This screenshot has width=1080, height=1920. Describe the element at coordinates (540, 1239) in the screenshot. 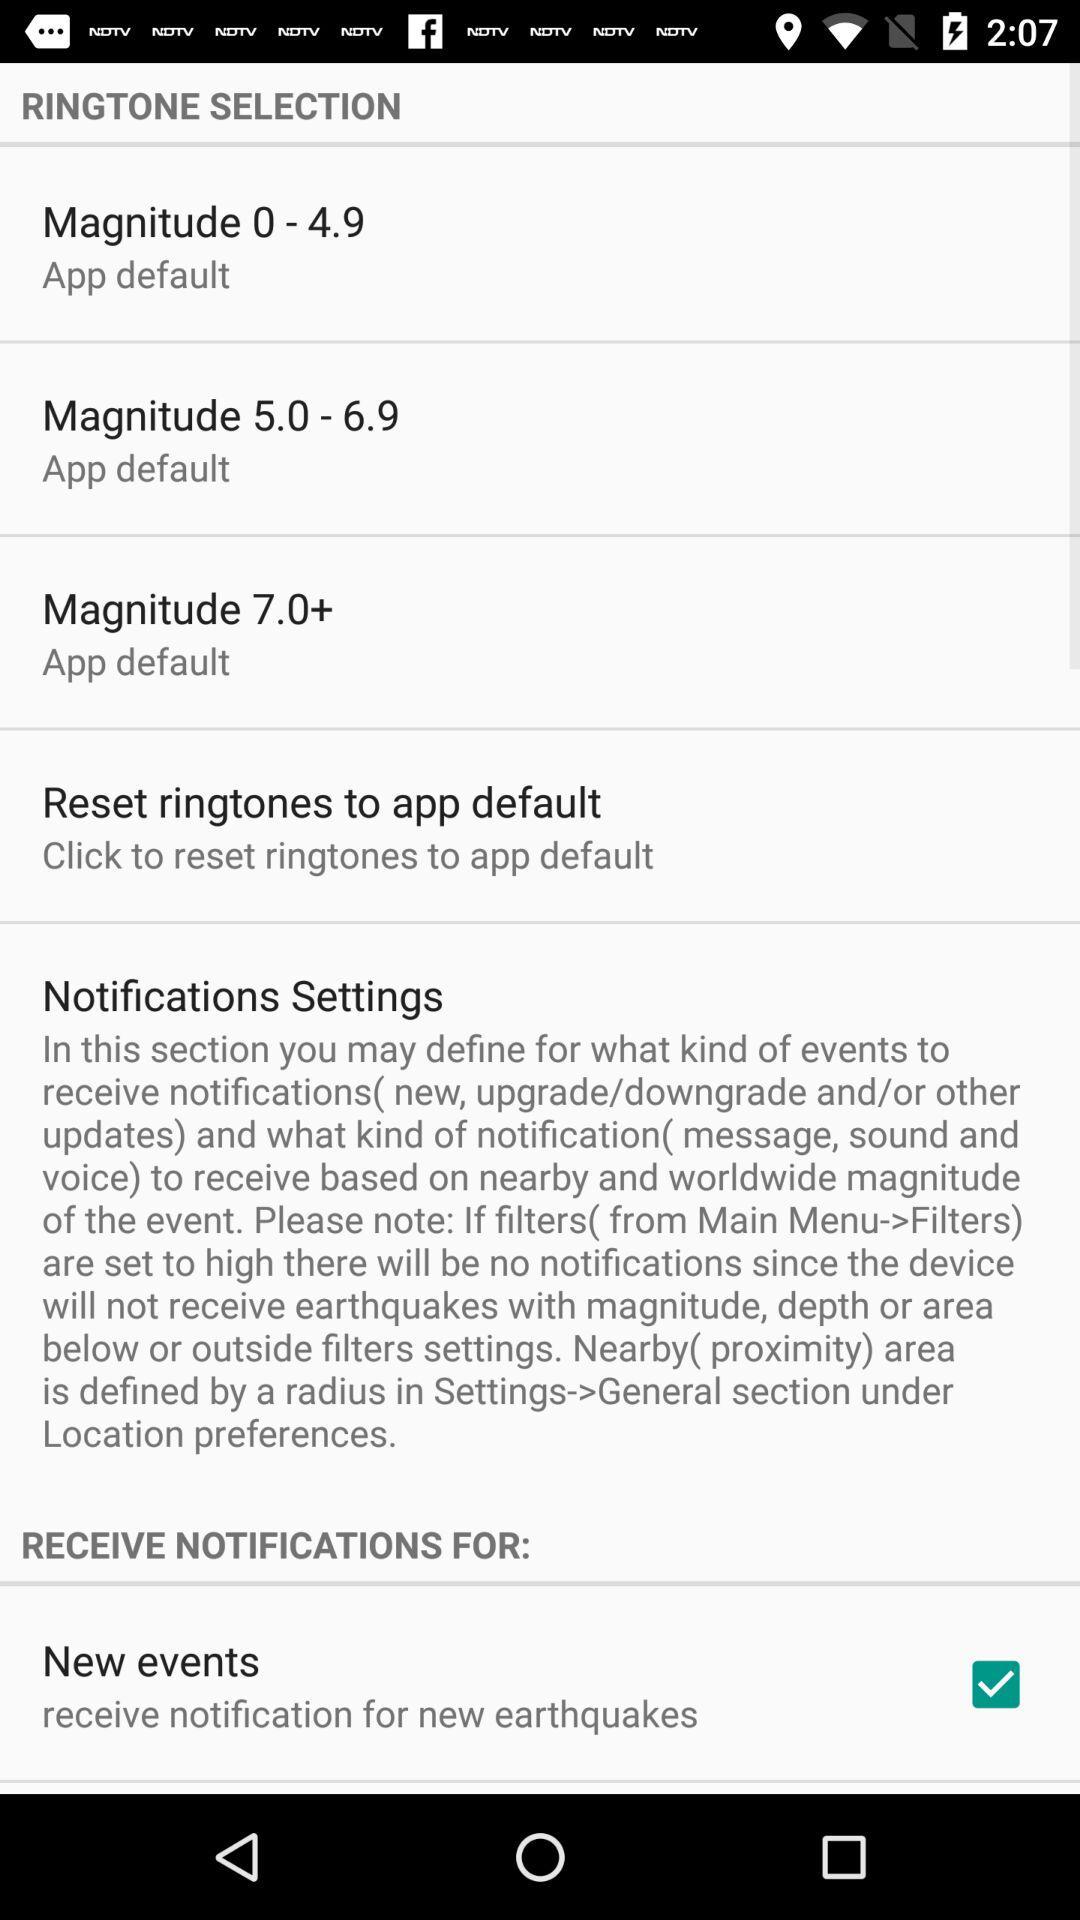

I see `item at the center` at that location.